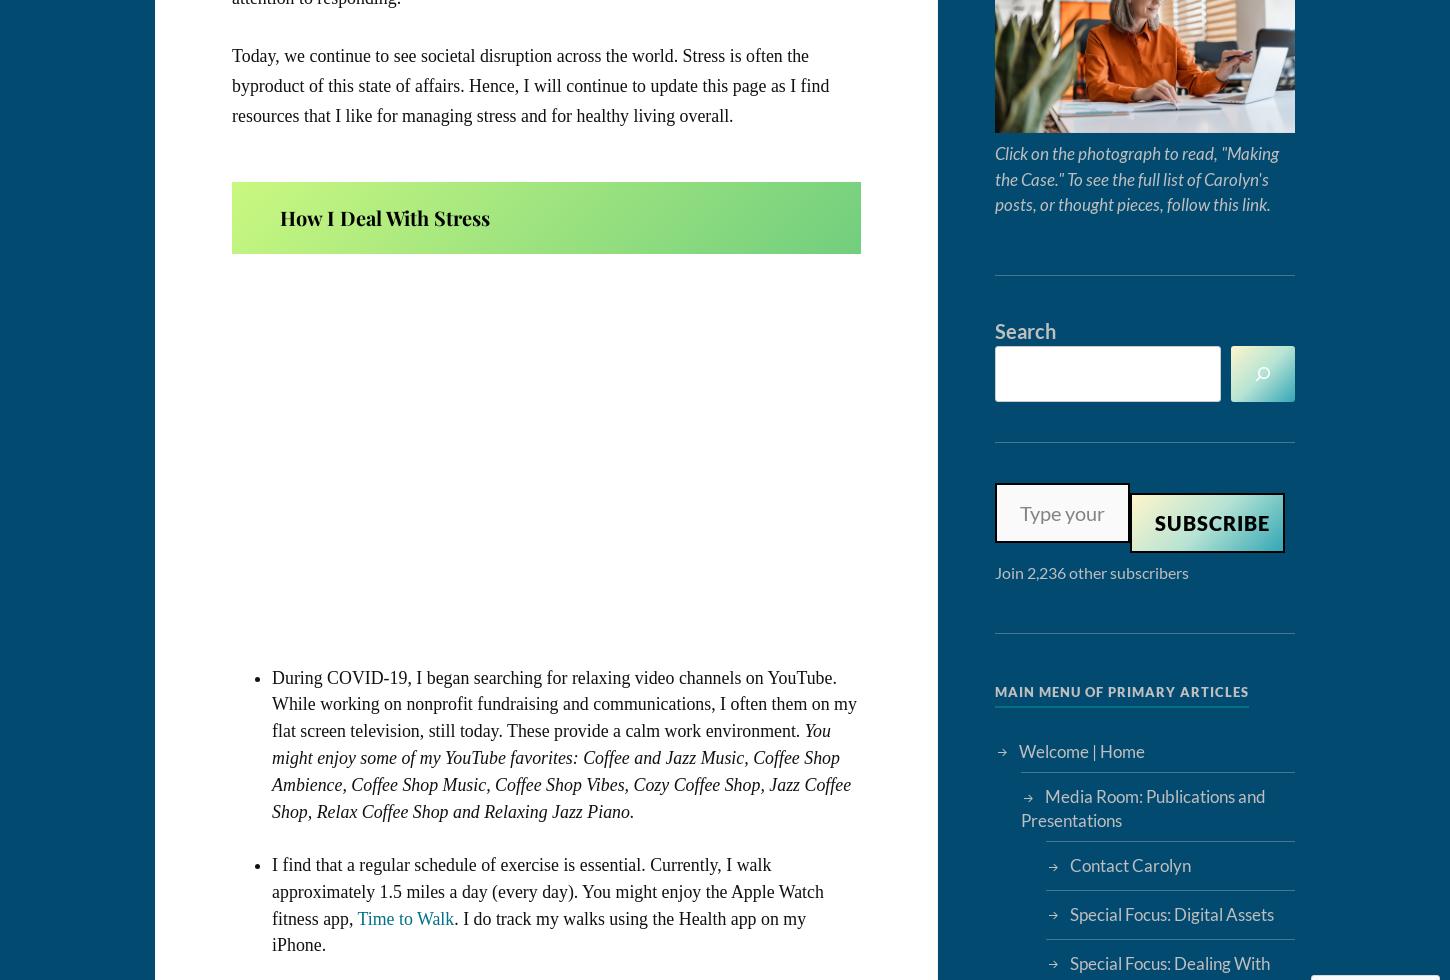 This screenshot has height=980, width=1450. Describe the element at coordinates (382, 216) in the screenshot. I see `'How I Deal With Stress'` at that location.